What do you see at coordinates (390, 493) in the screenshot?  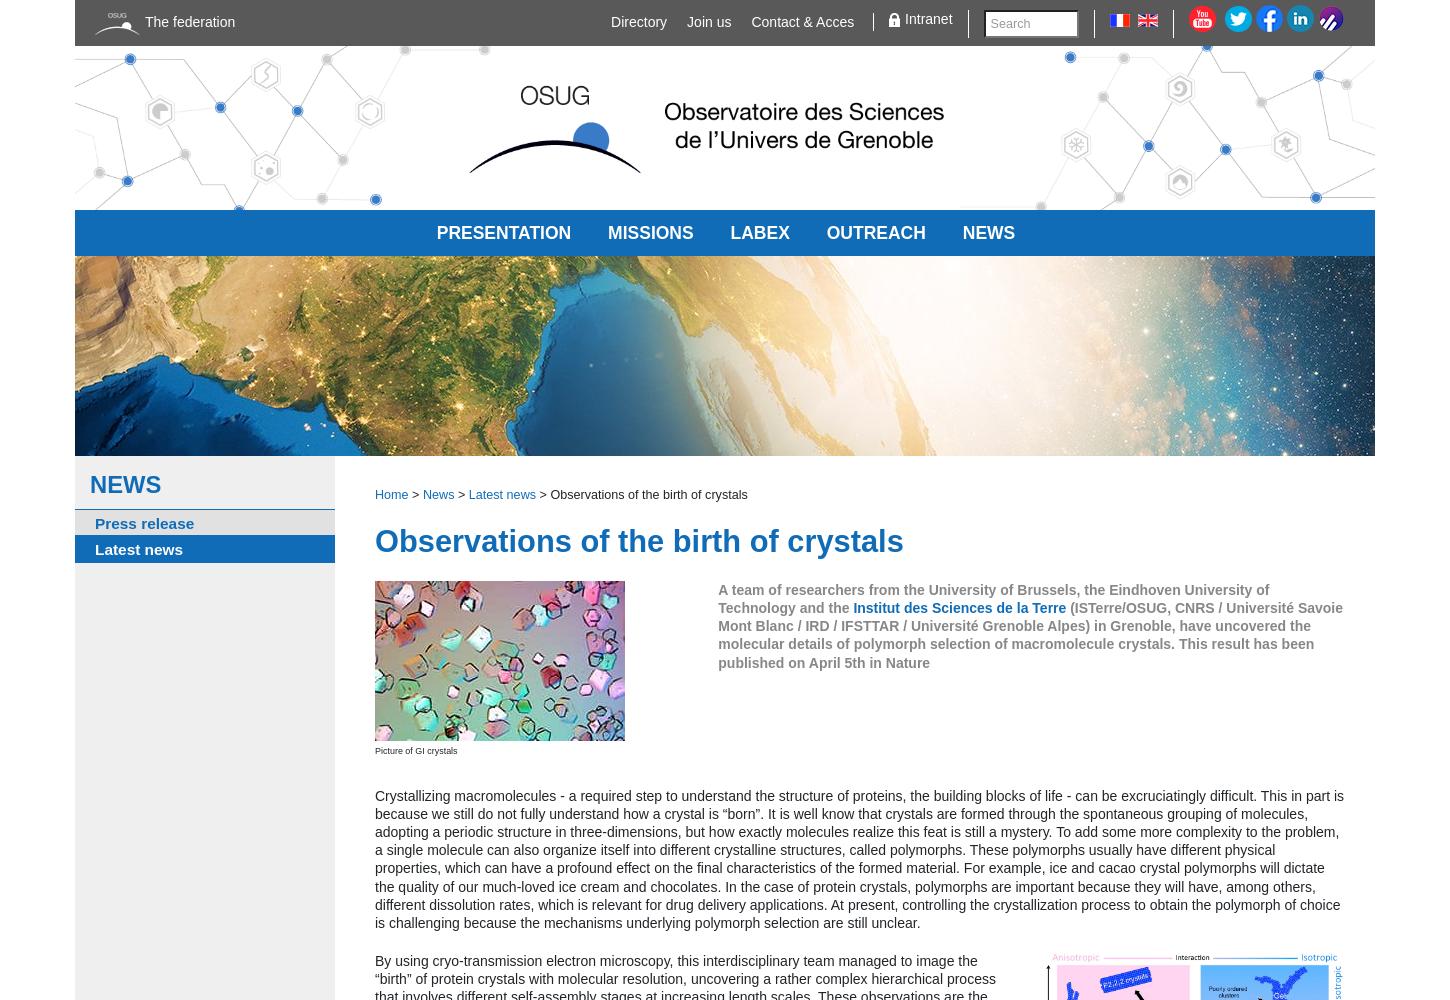 I see `'Home'` at bounding box center [390, 493].